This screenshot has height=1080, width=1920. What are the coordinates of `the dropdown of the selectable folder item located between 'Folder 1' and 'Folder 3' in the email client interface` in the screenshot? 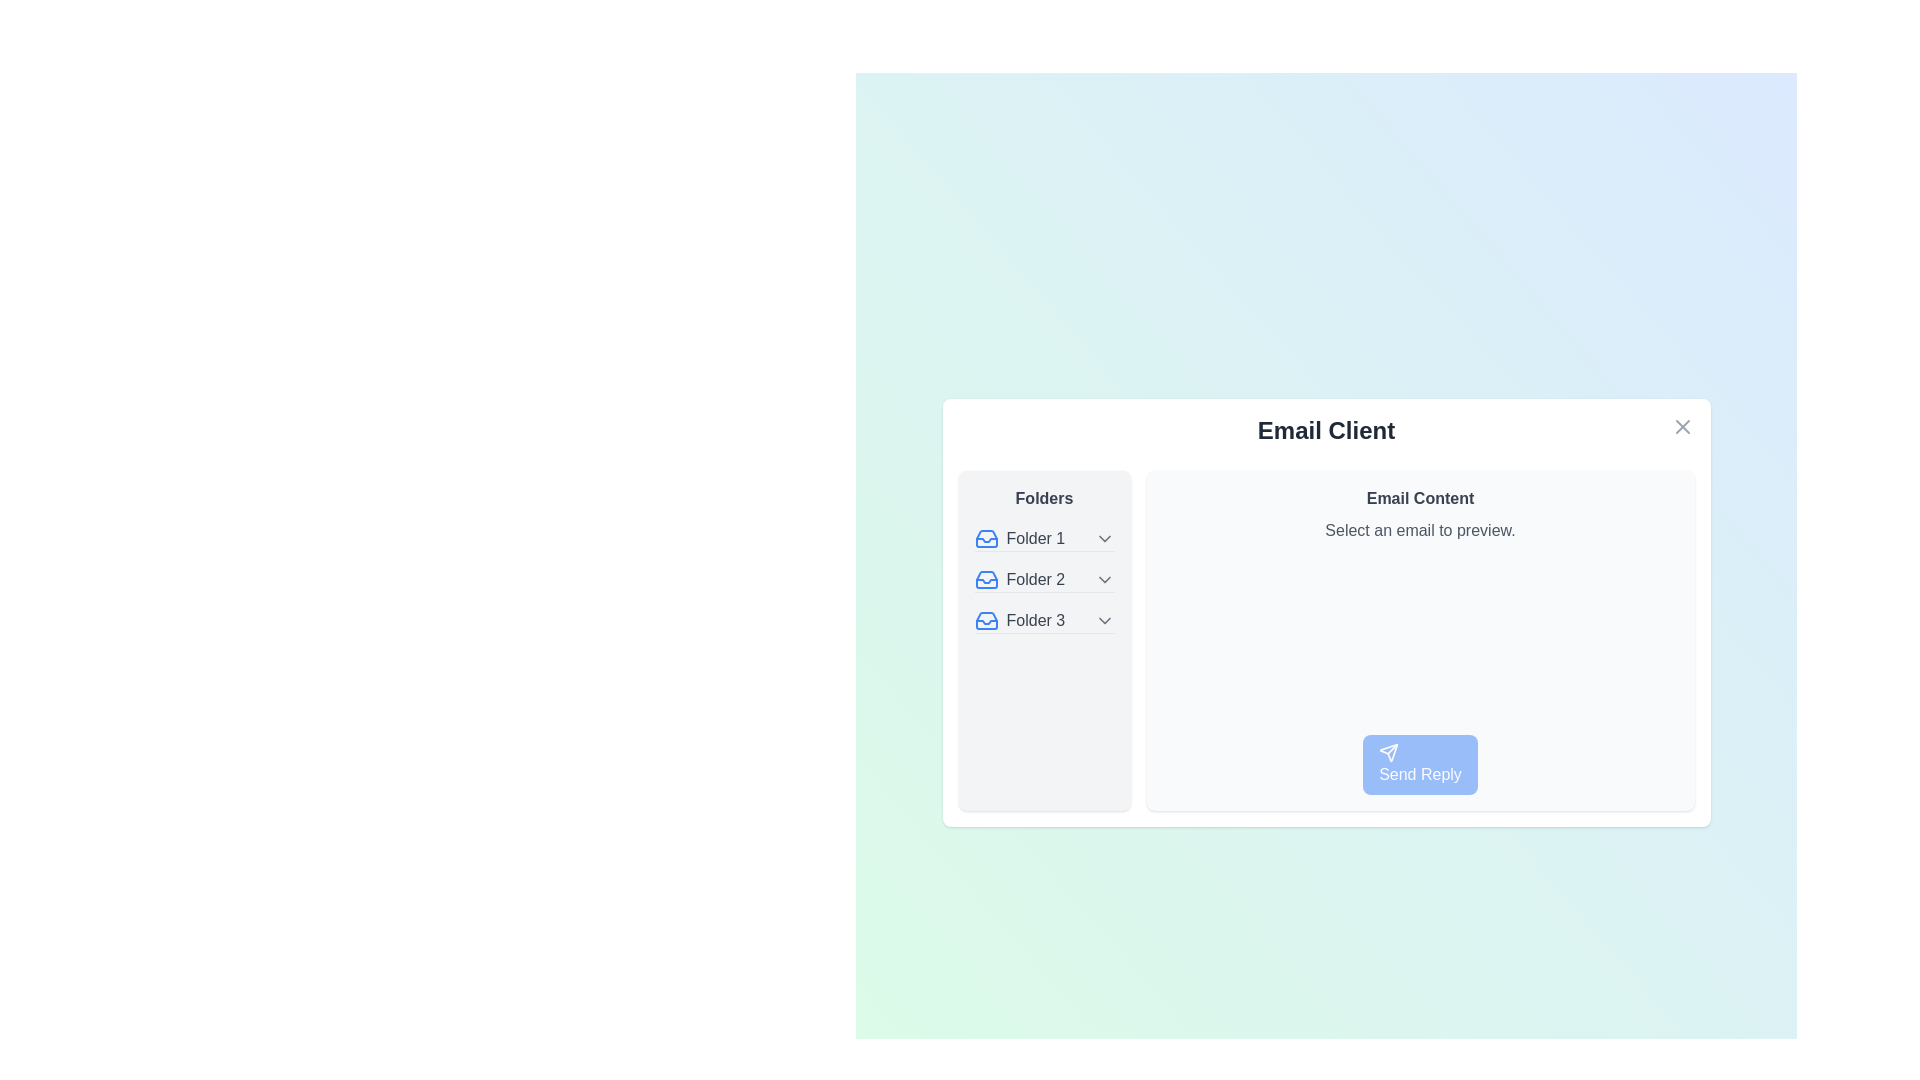 It's located at (1043, 580).